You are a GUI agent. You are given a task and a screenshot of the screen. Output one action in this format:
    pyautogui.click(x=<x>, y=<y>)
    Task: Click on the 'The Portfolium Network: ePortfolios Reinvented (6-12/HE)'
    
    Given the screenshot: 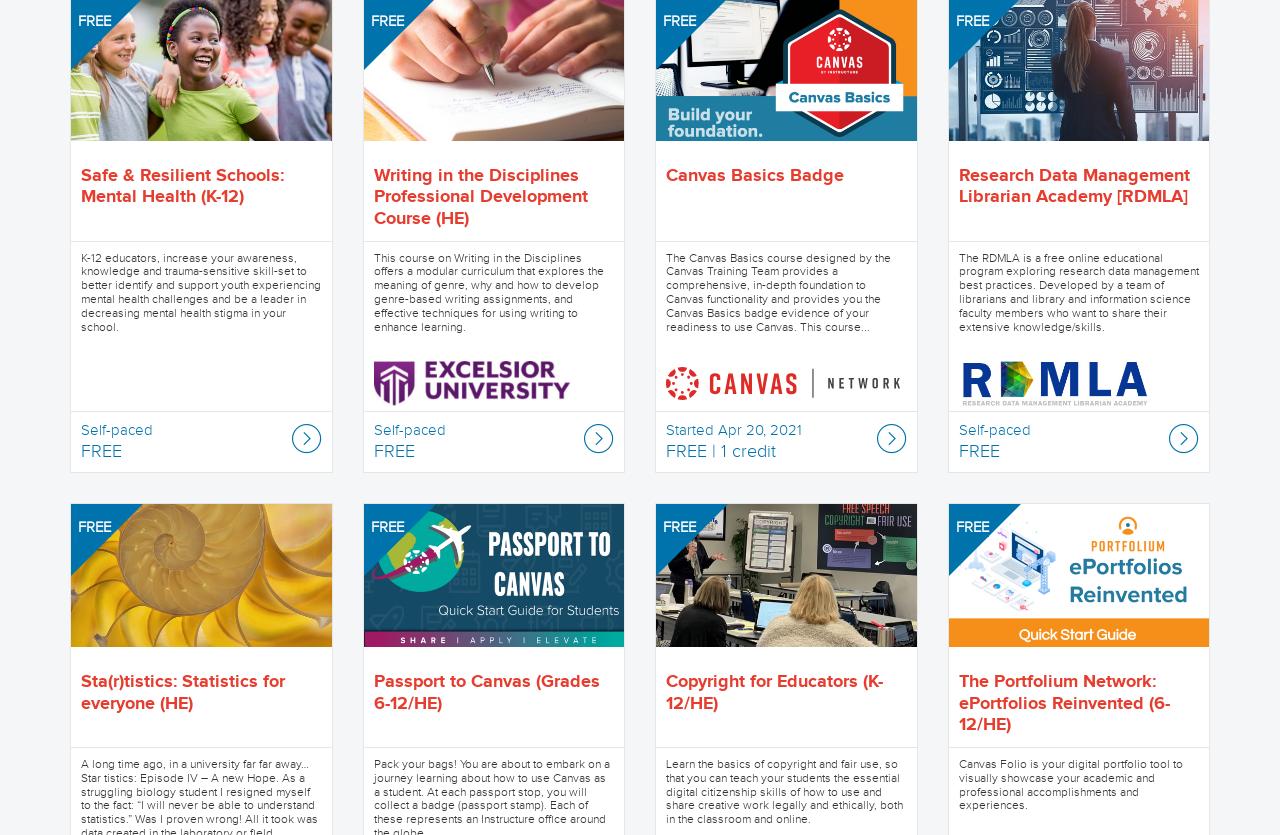 What is the action you would take?
    pyautogui.click(x=1062, y=703)
    